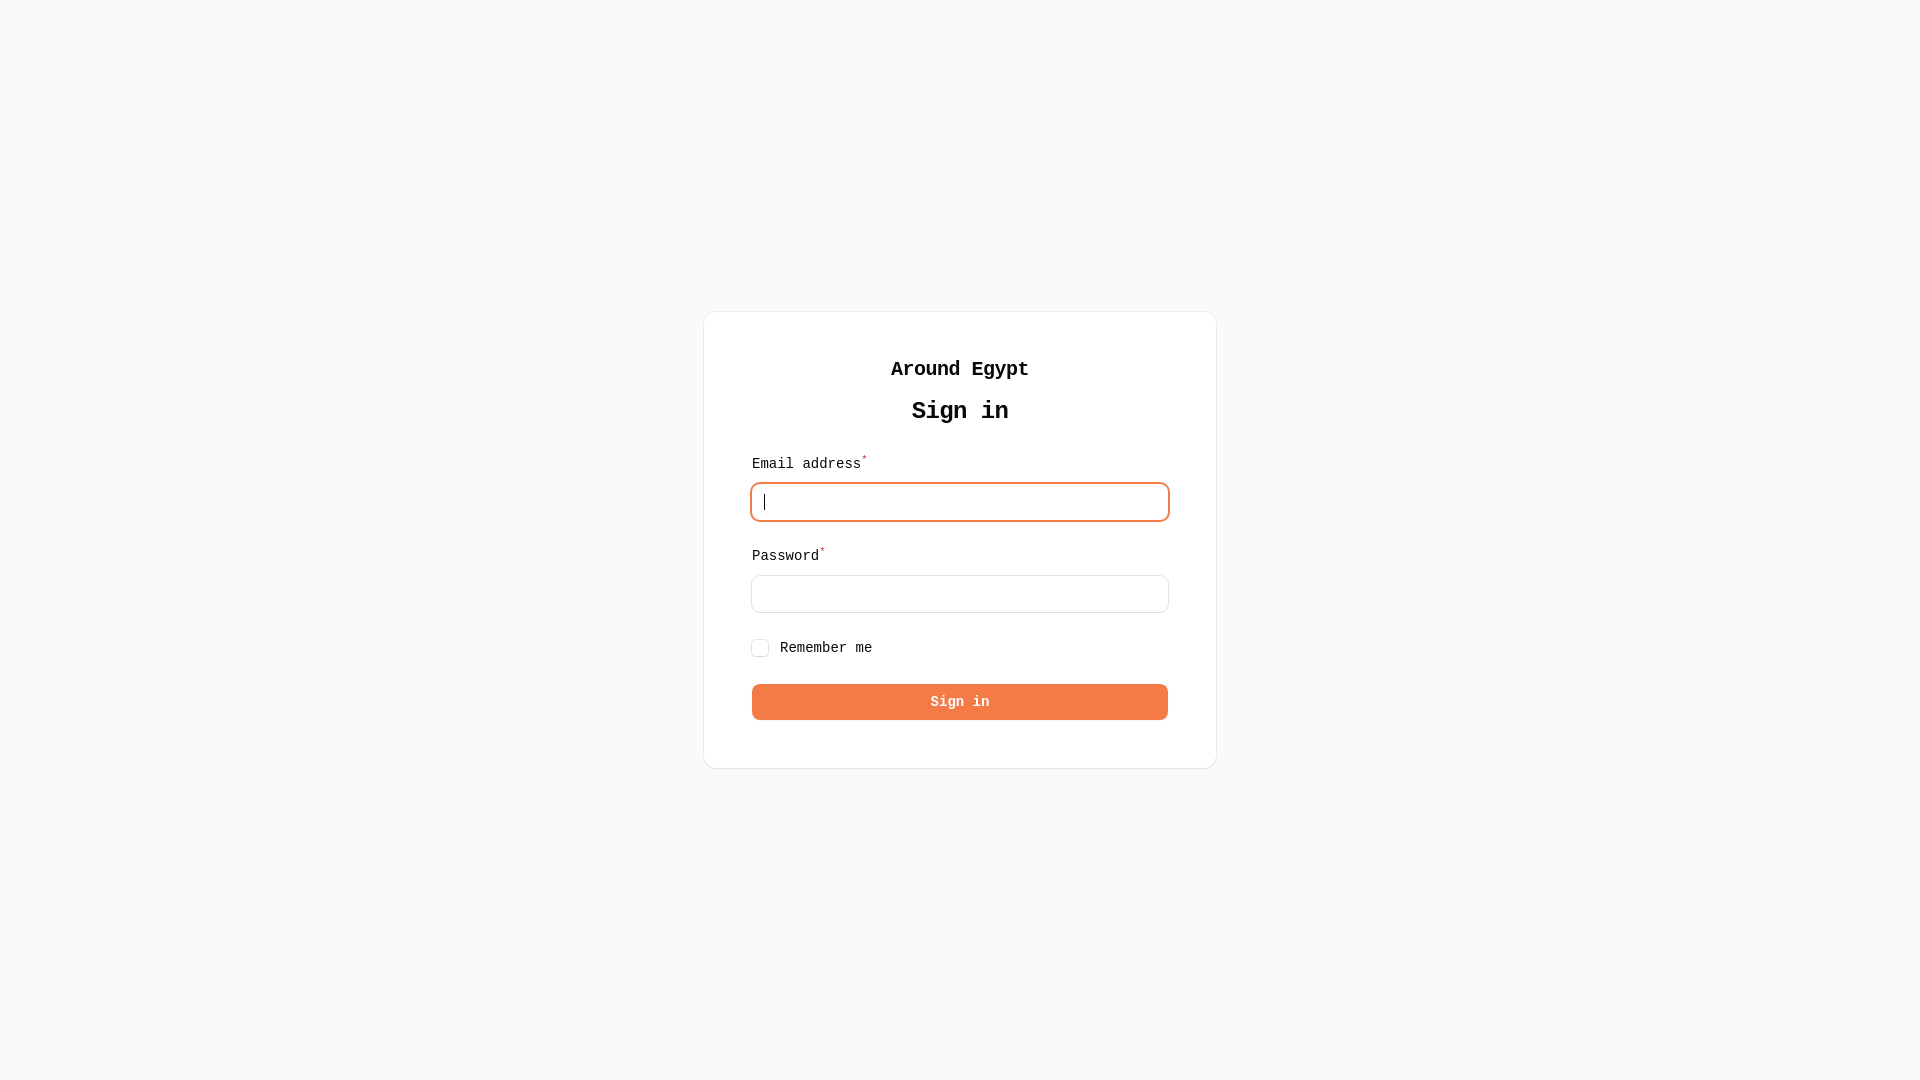  I want to click on 'Sign in', so click(960, 701).